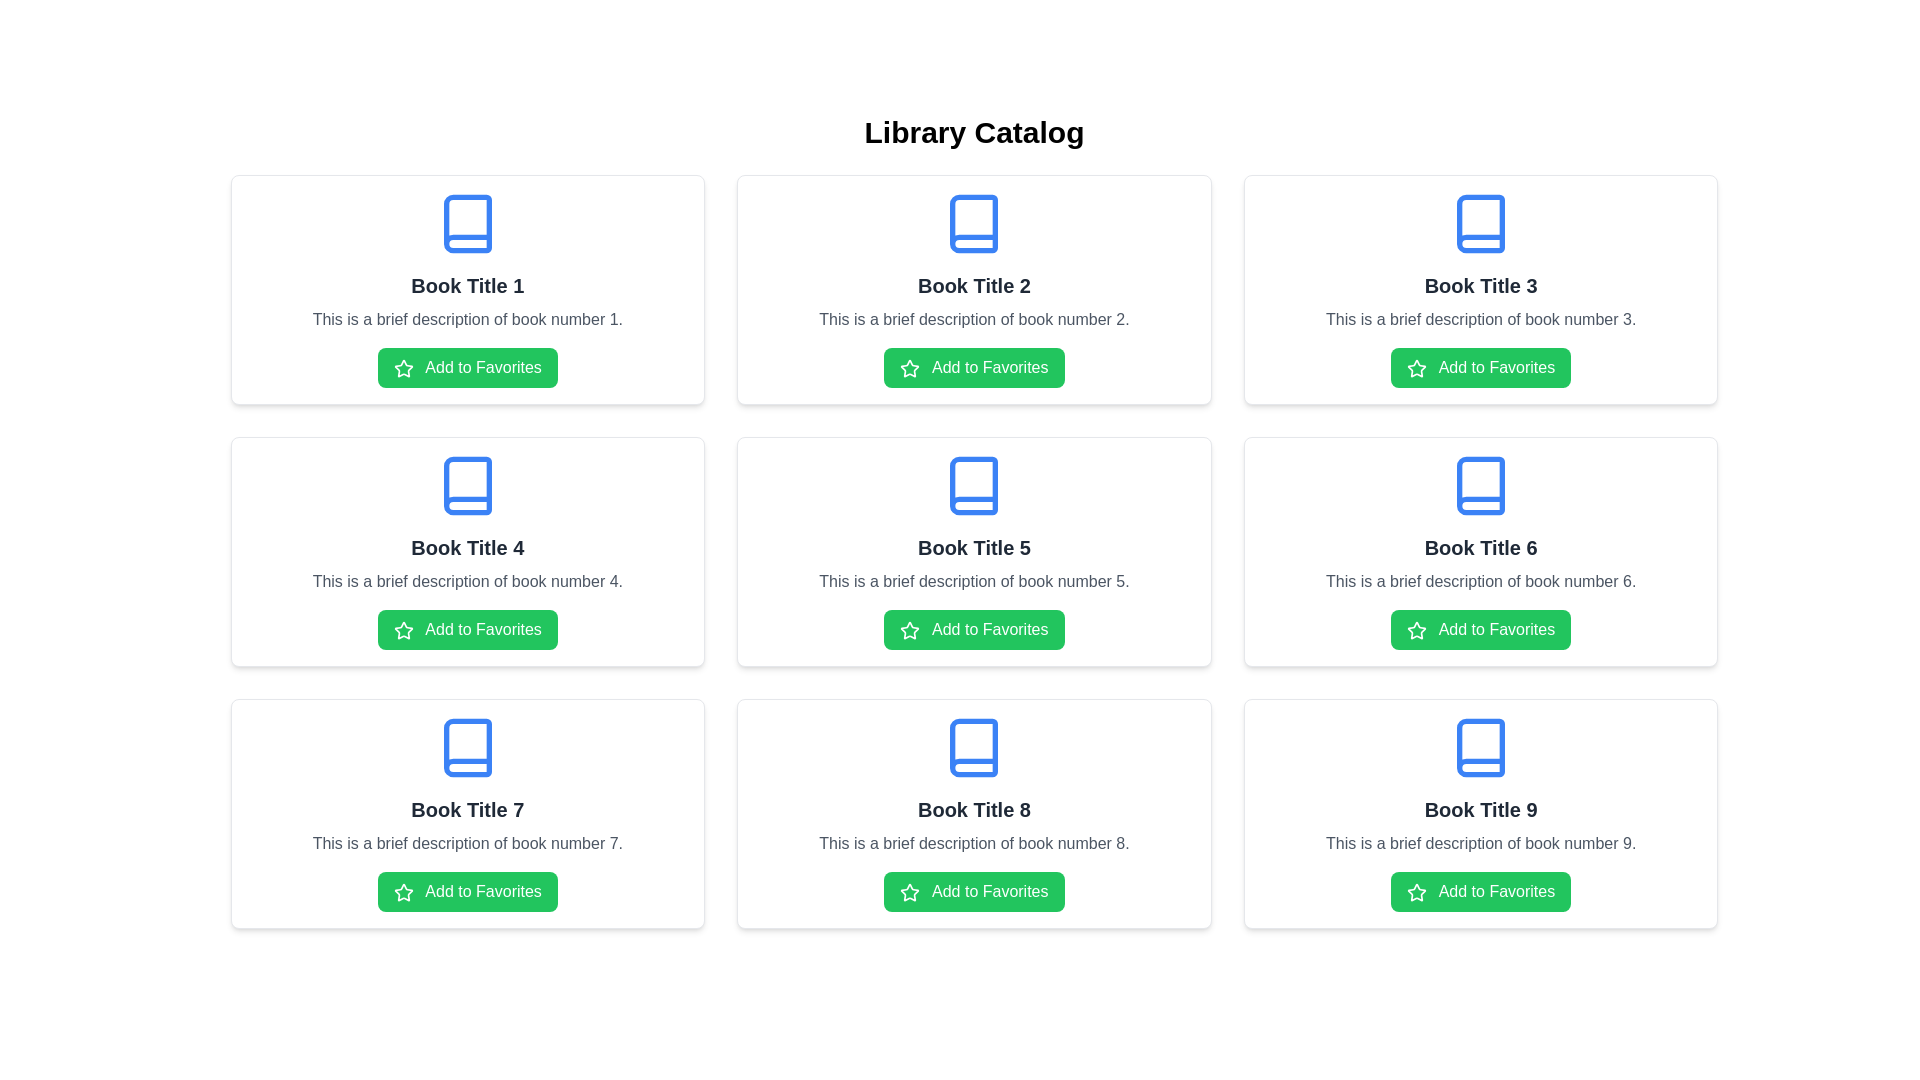 The width and height of the screenshot is (1920, 1080). Describe the element at coordinates (466, 319) in the screenshot. I see `supplemental text description located beneath the 'Book Title 1' and above the 'Add to Favorites' button in the first book card` at that location.